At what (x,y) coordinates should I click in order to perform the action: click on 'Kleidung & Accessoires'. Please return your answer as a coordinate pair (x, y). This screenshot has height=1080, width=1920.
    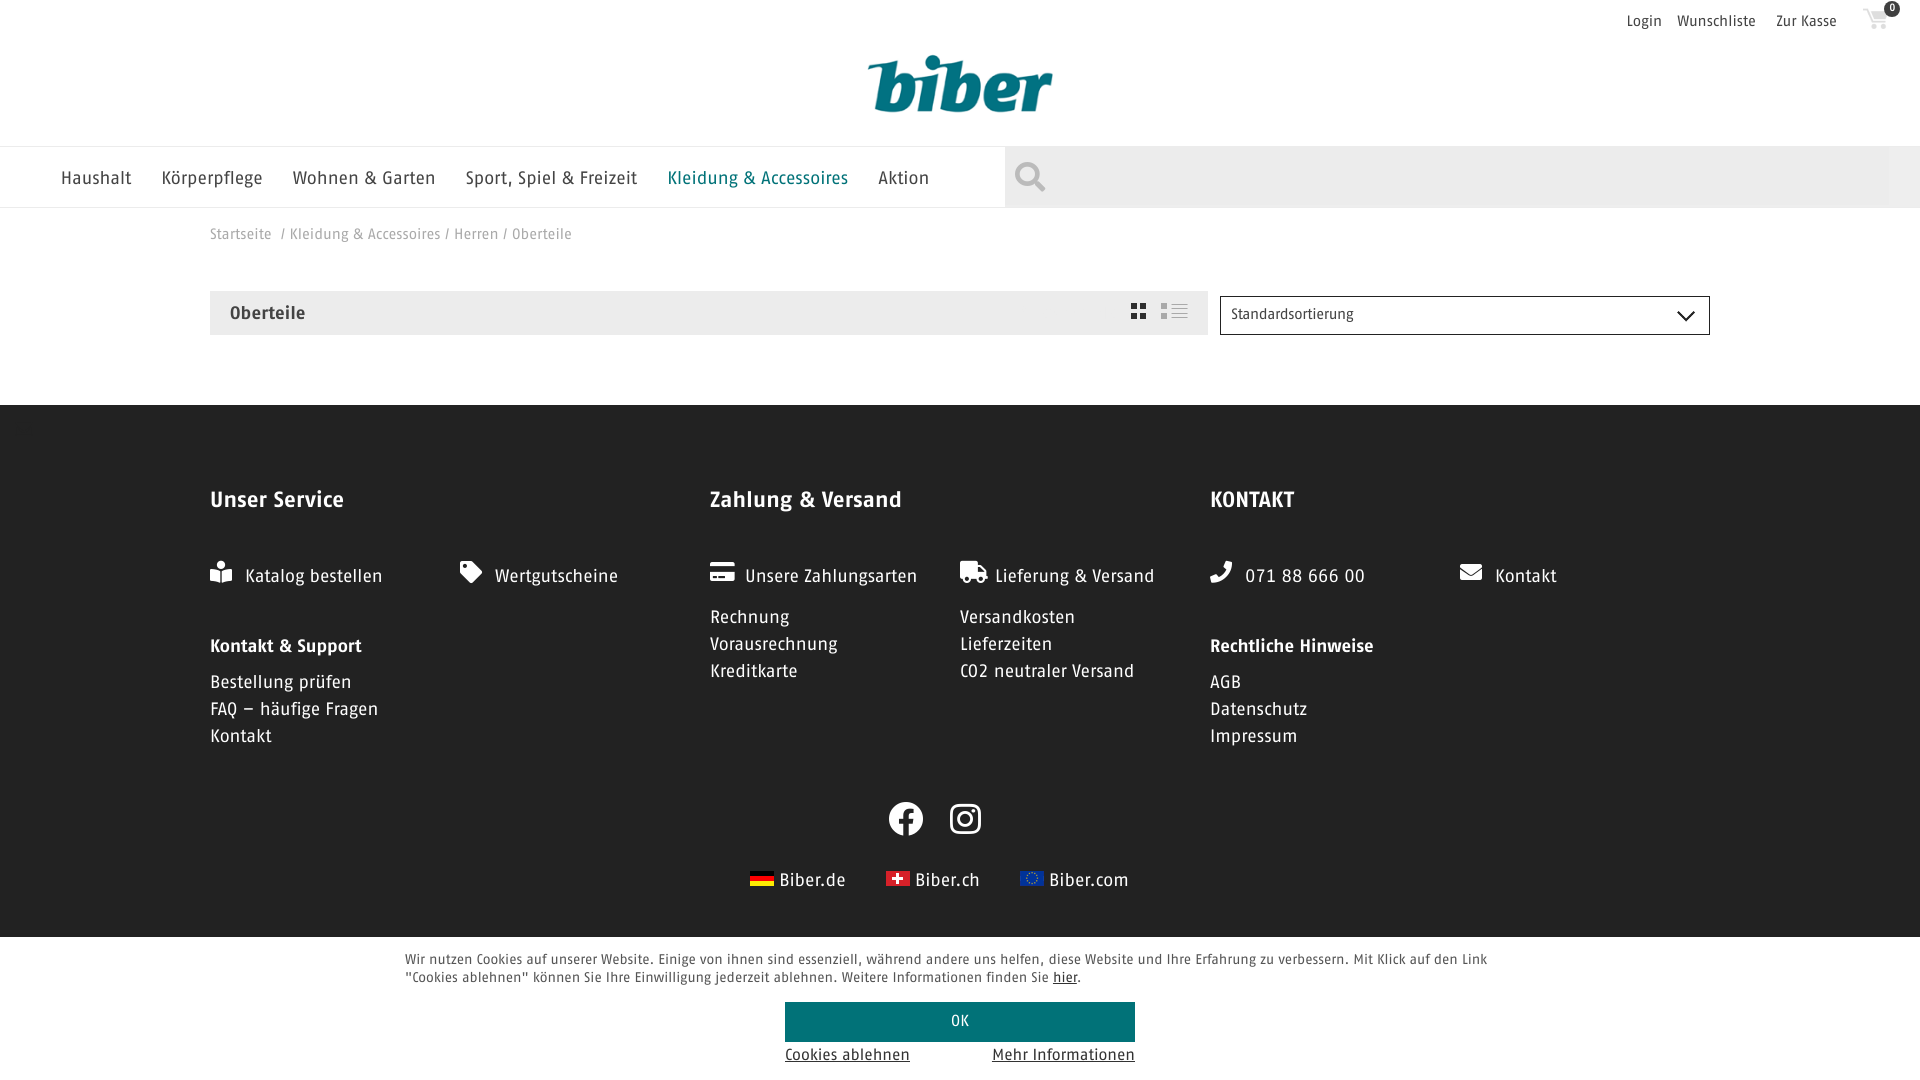
    Looking at the image, I should click on (365, 234).